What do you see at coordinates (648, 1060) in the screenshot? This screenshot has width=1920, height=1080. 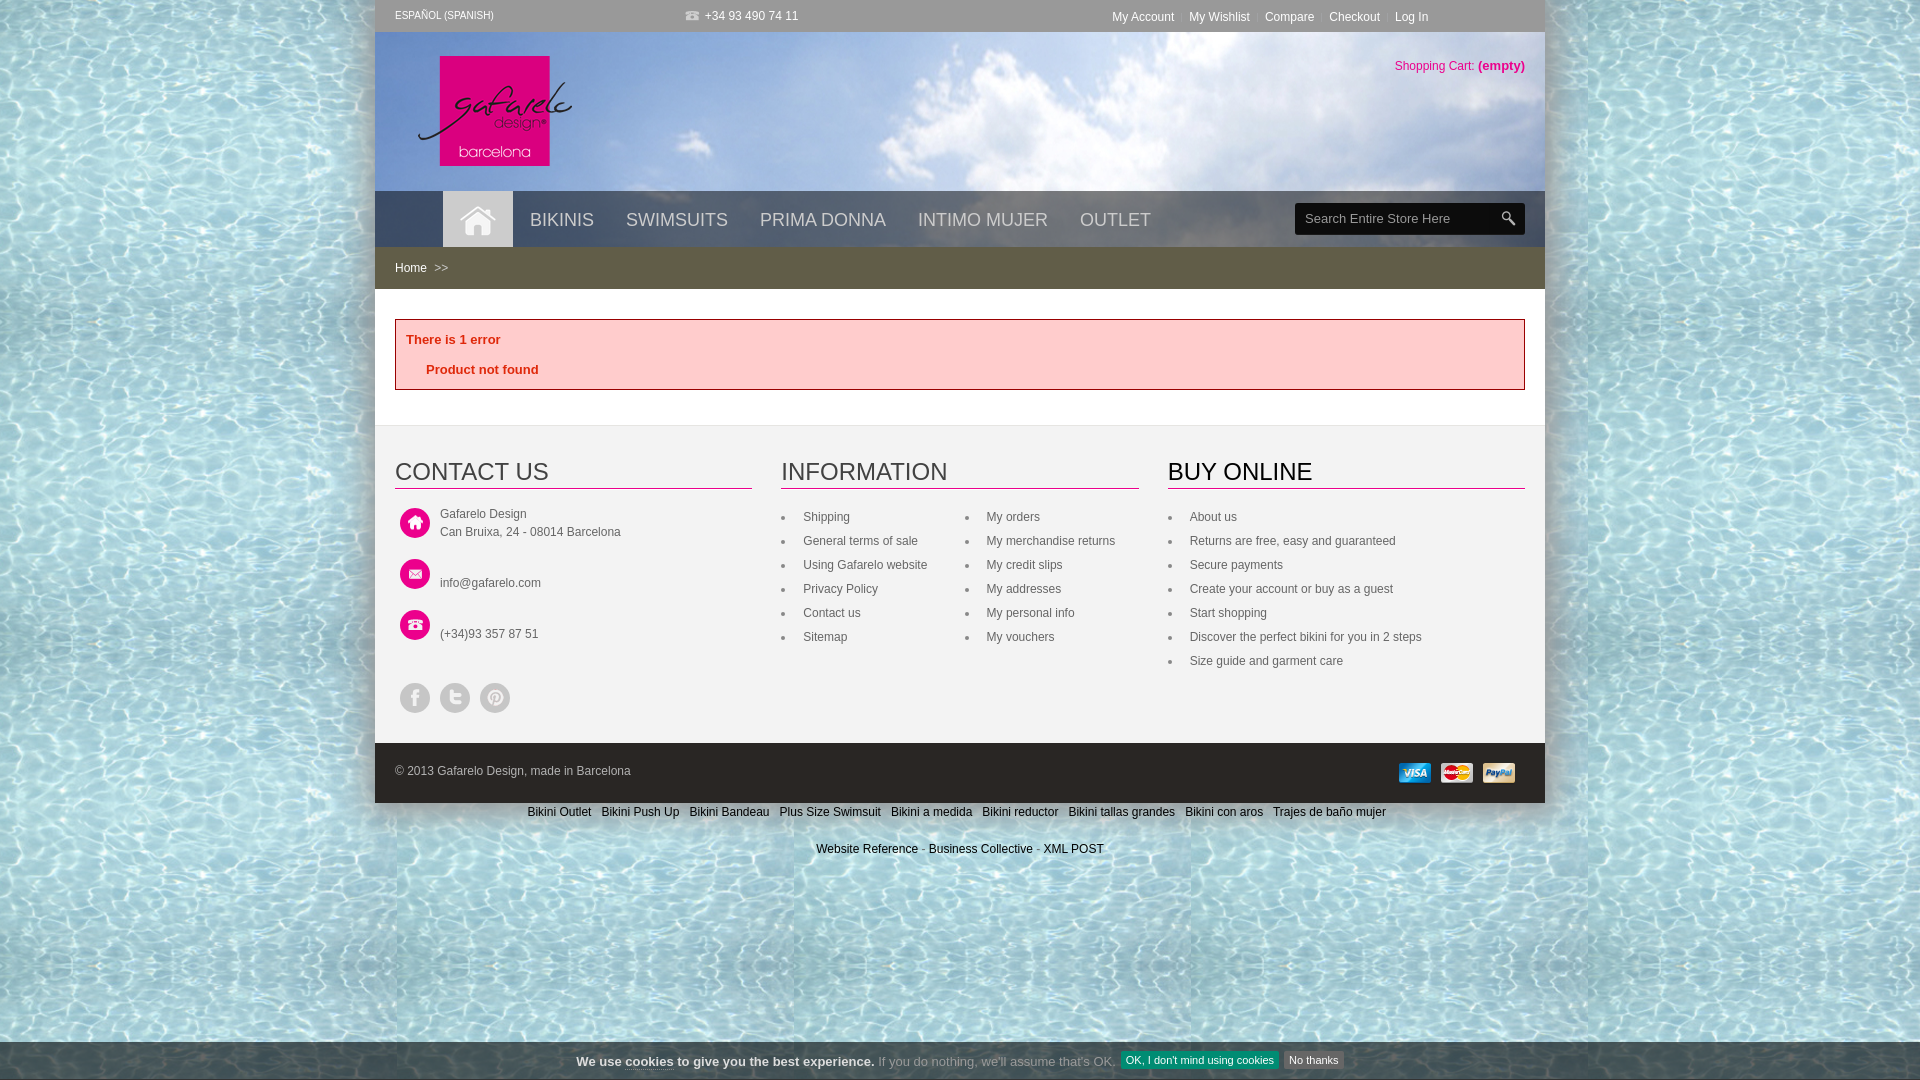 I see `'cookies'` at bounding box center [648, 1060].